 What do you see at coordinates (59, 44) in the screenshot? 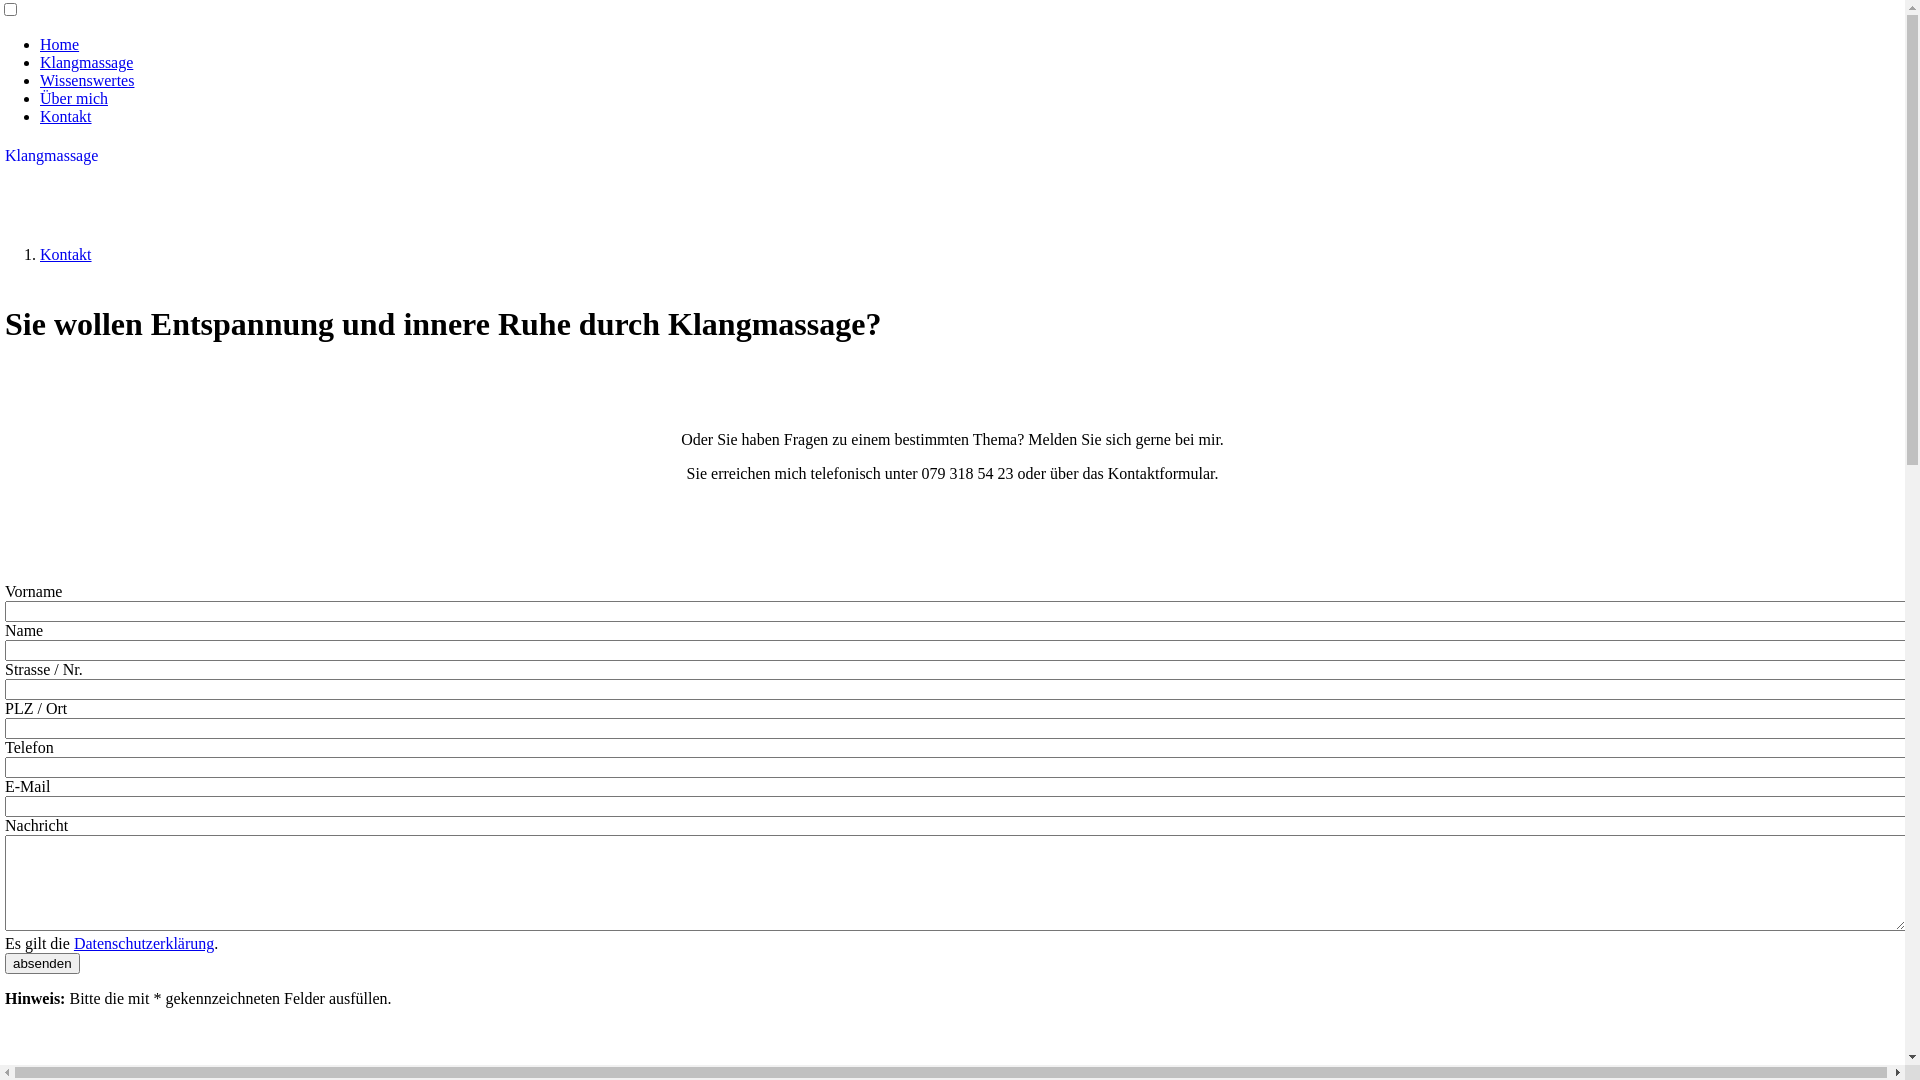
I see `'Home'` at bounding box center [59, 44].